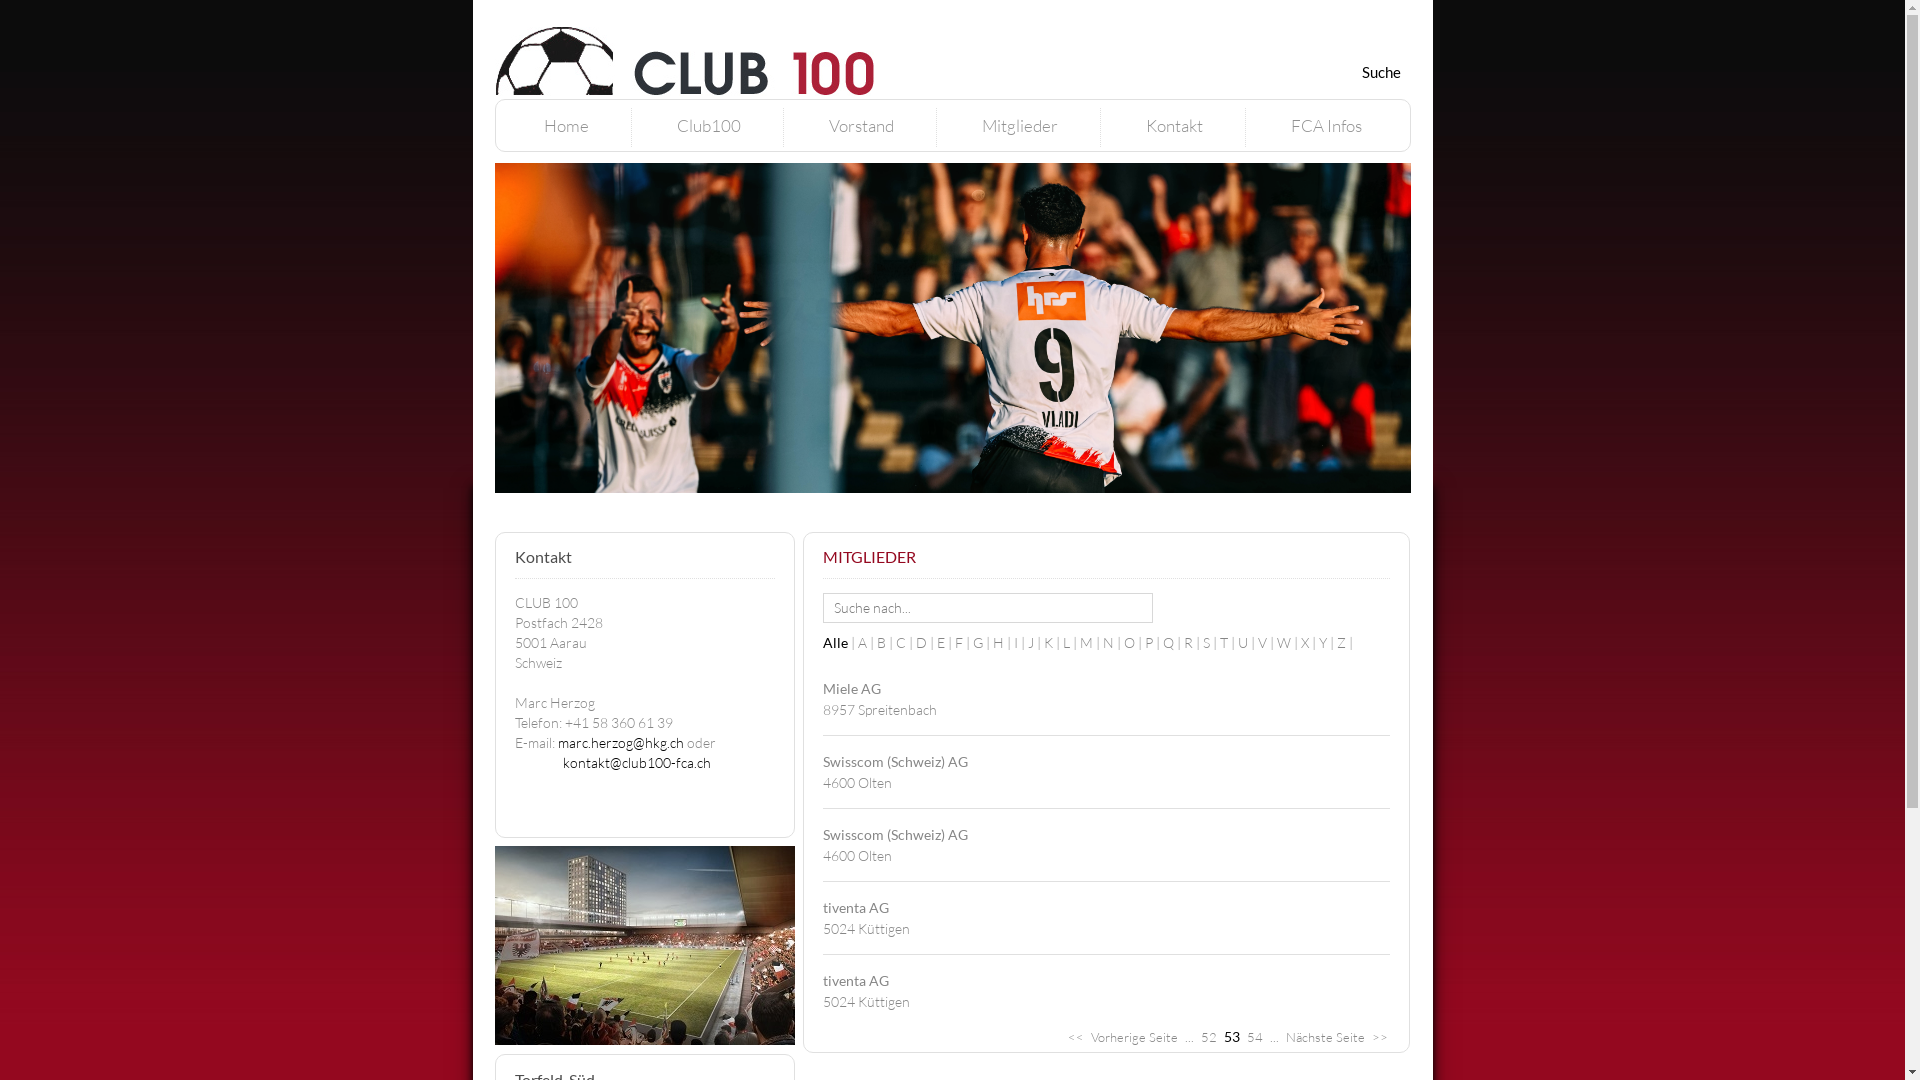  Describe the element at coordinates (1344, 642) in the screenshot. I see `'Z'` at that location.